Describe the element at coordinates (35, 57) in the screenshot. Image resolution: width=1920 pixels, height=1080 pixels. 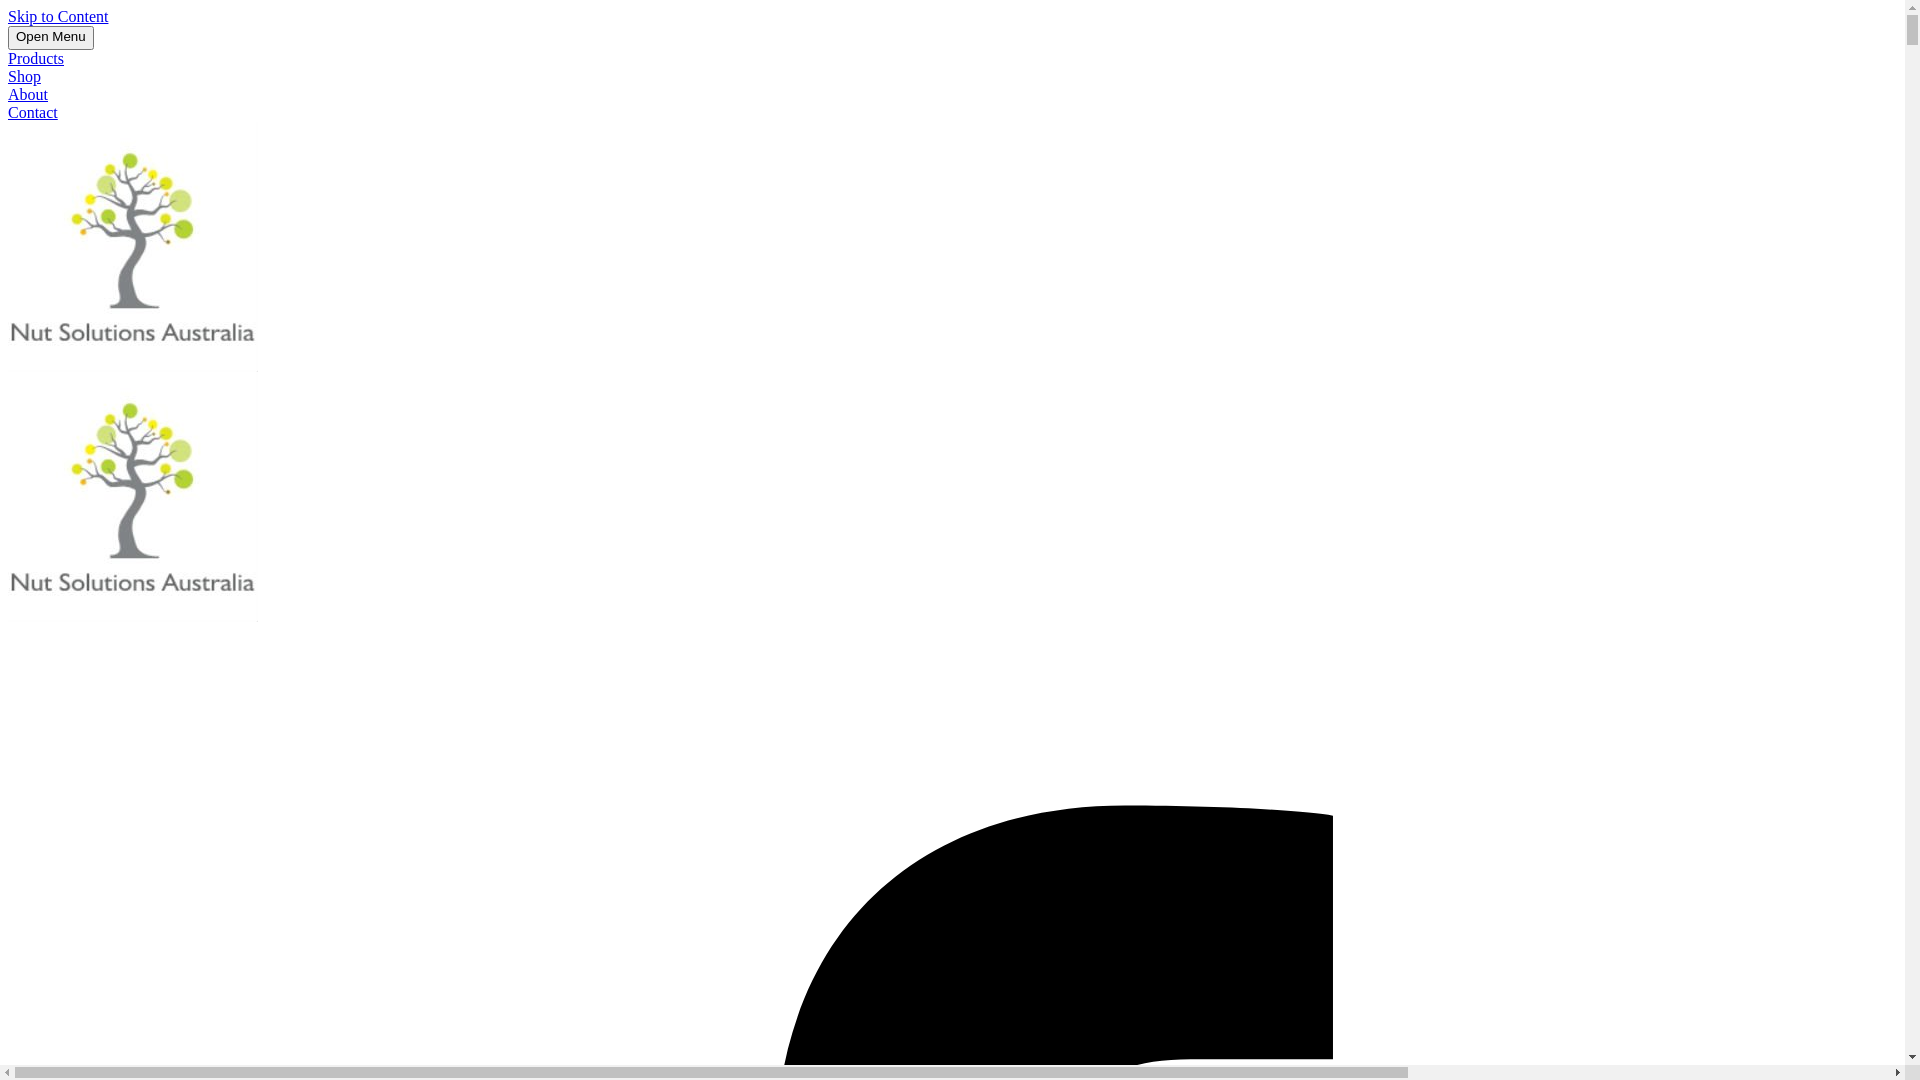
I see `'Products'` at that location.